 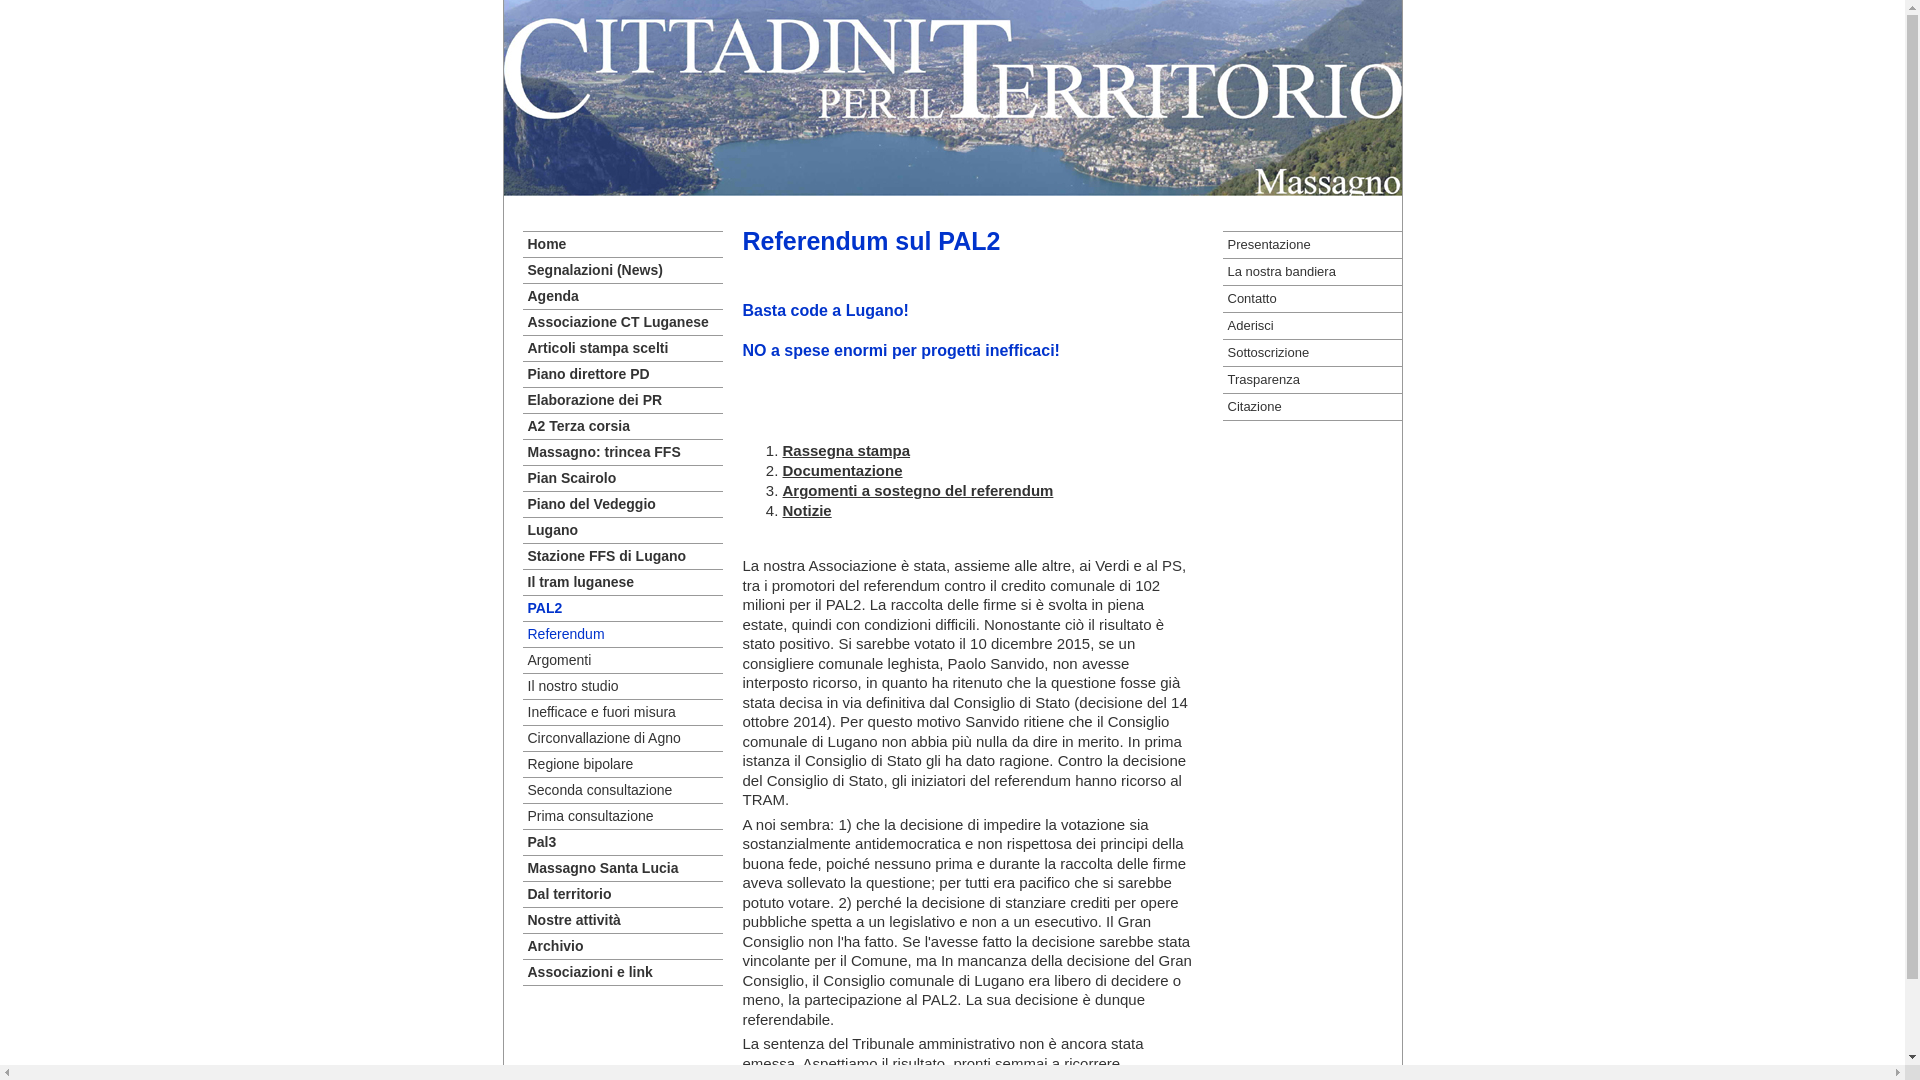 What do you see at coordinates (522, 347) in the screenshot?
I see `'Articoli stampa scelti'` at bounding box center [522, 347].